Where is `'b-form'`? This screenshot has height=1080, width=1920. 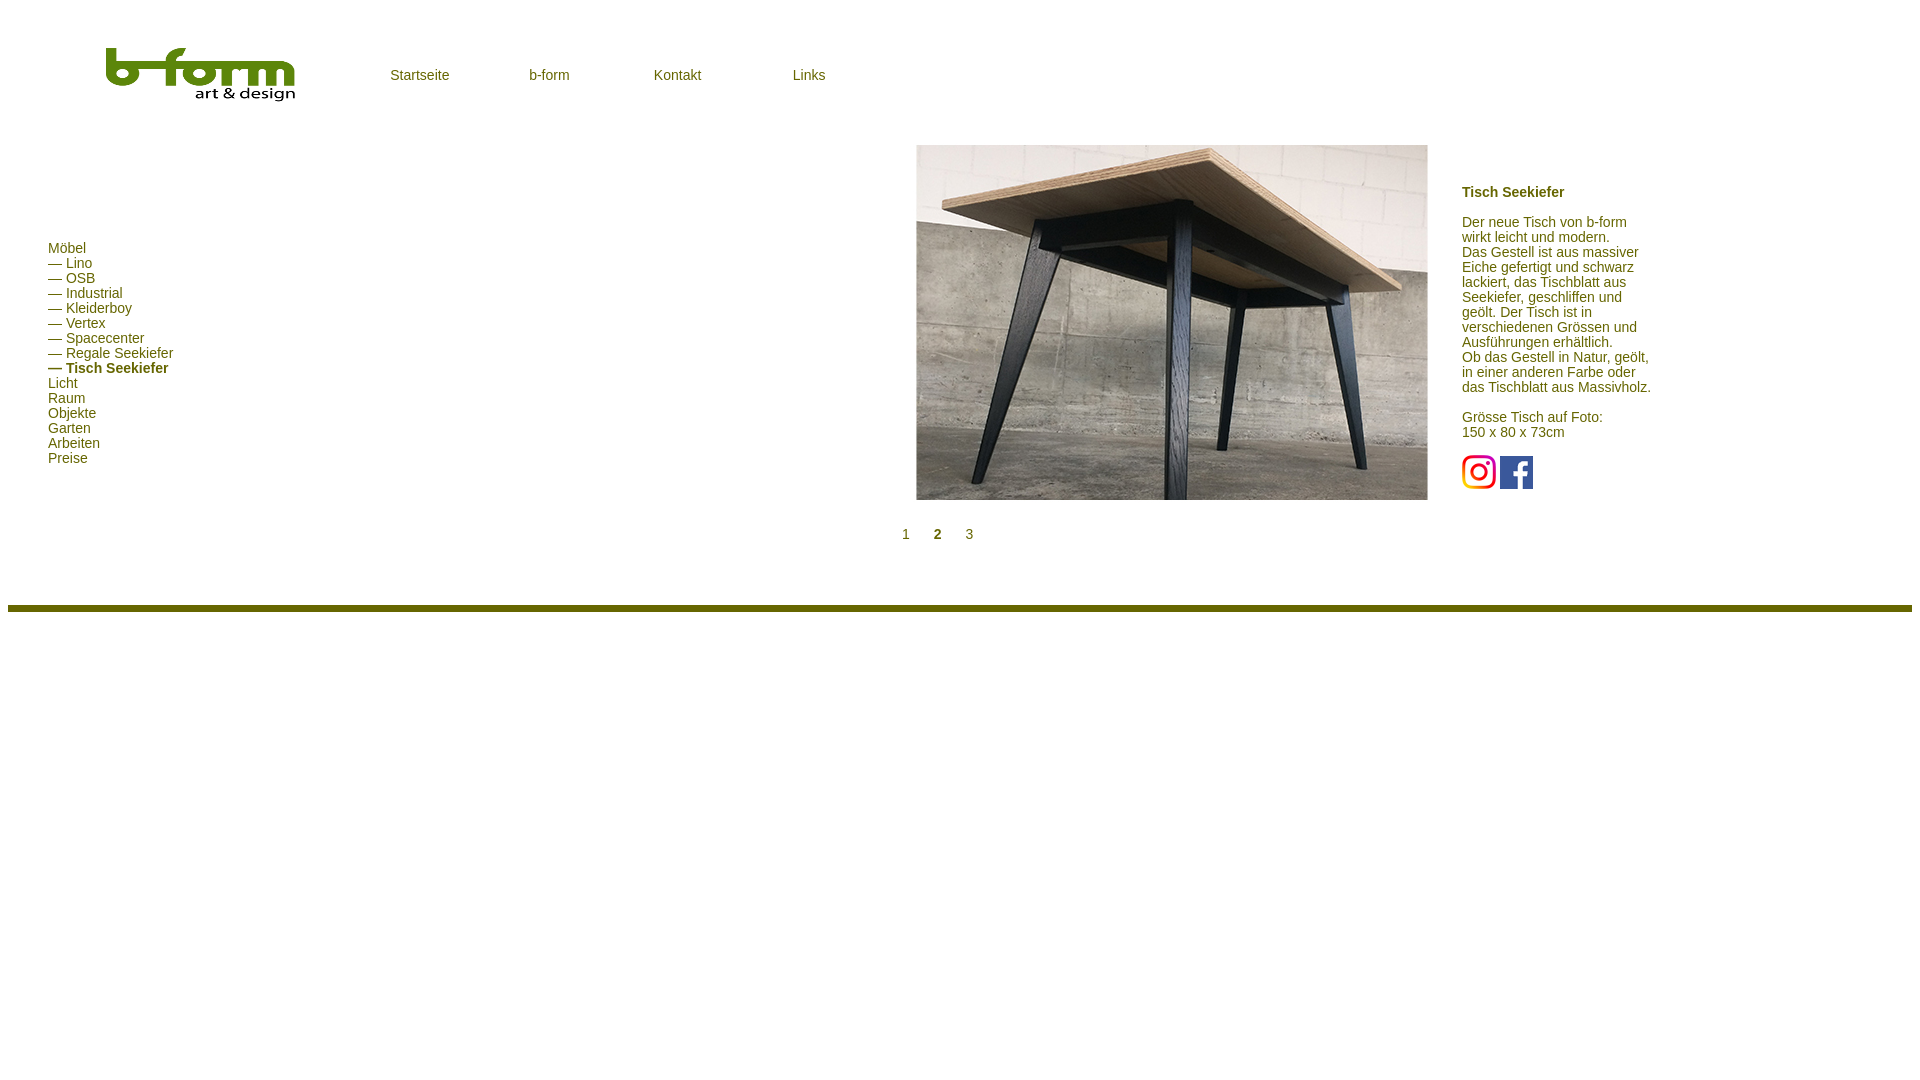 'b-form' is located at coordinates (548, 73).